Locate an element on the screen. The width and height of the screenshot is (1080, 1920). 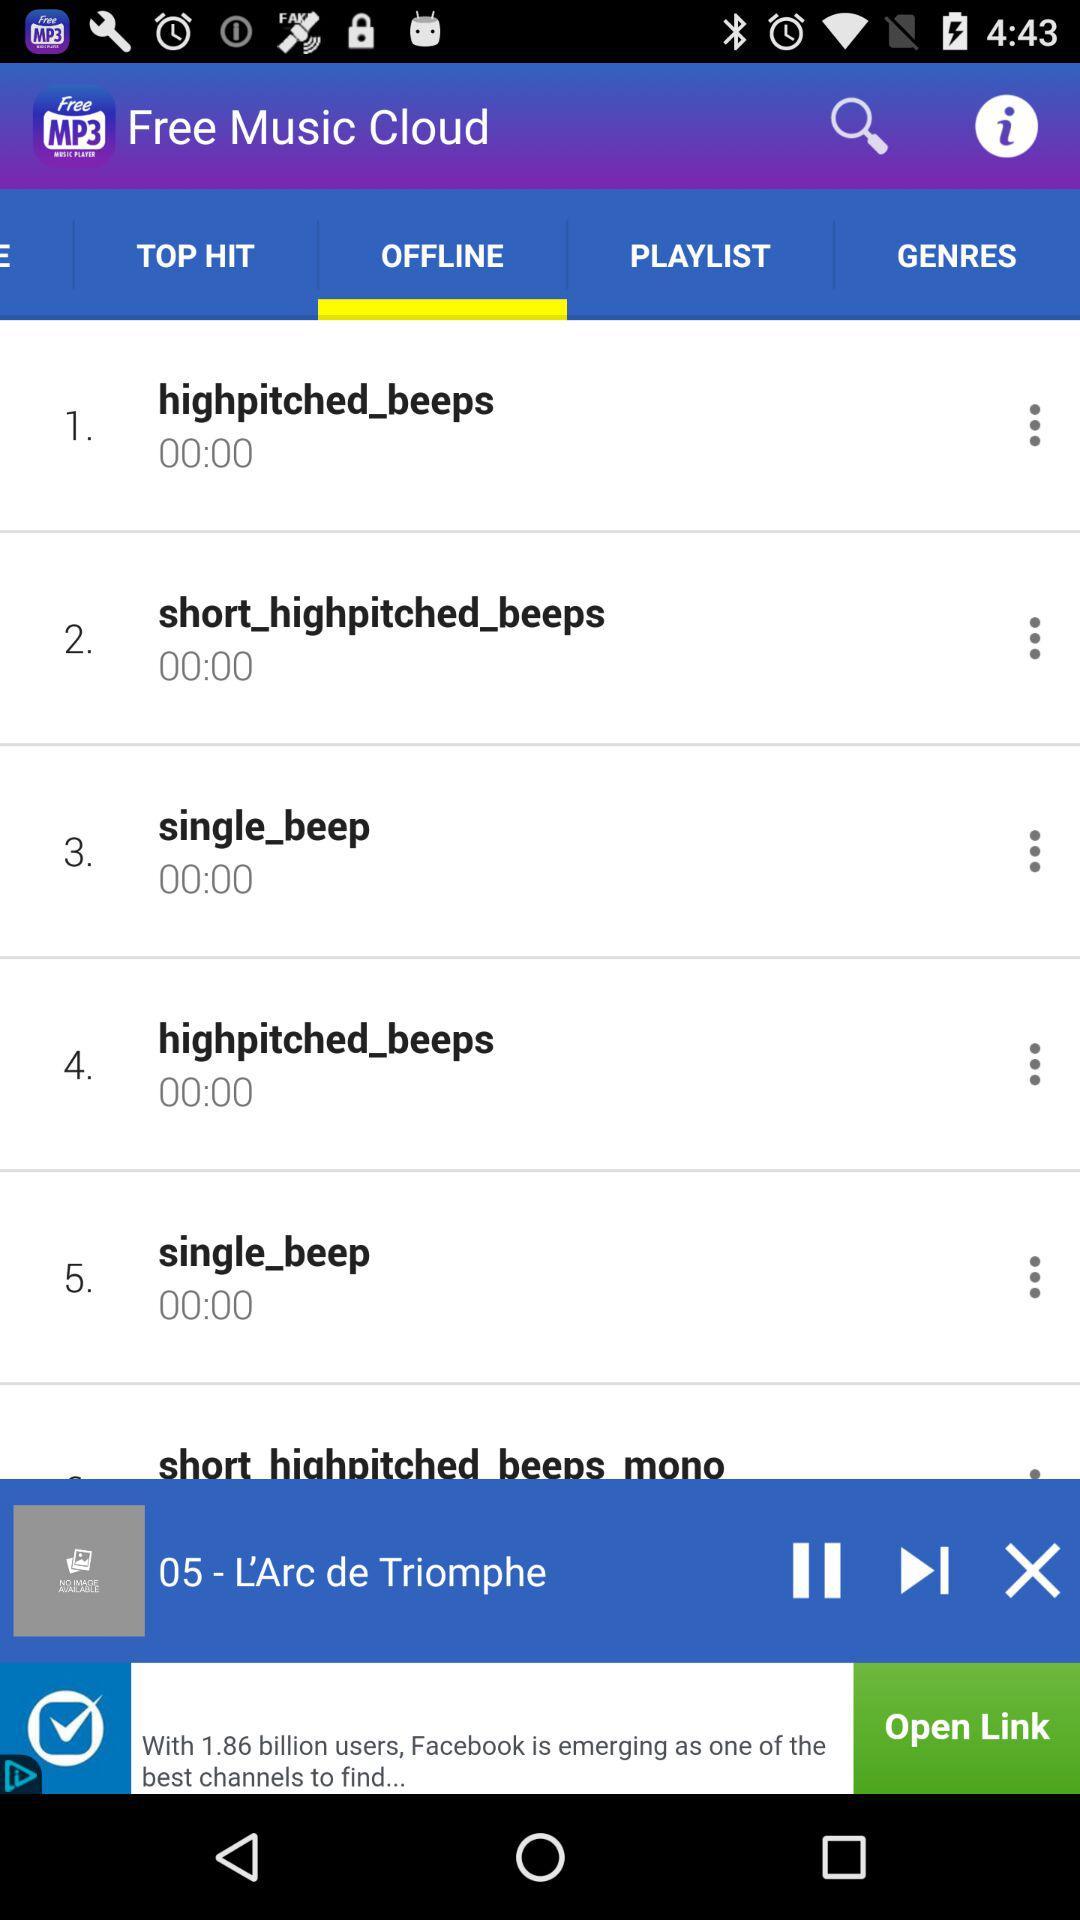
icon next to the short_highpitched_beeps_mono item is located at coordinates (78, 1451).